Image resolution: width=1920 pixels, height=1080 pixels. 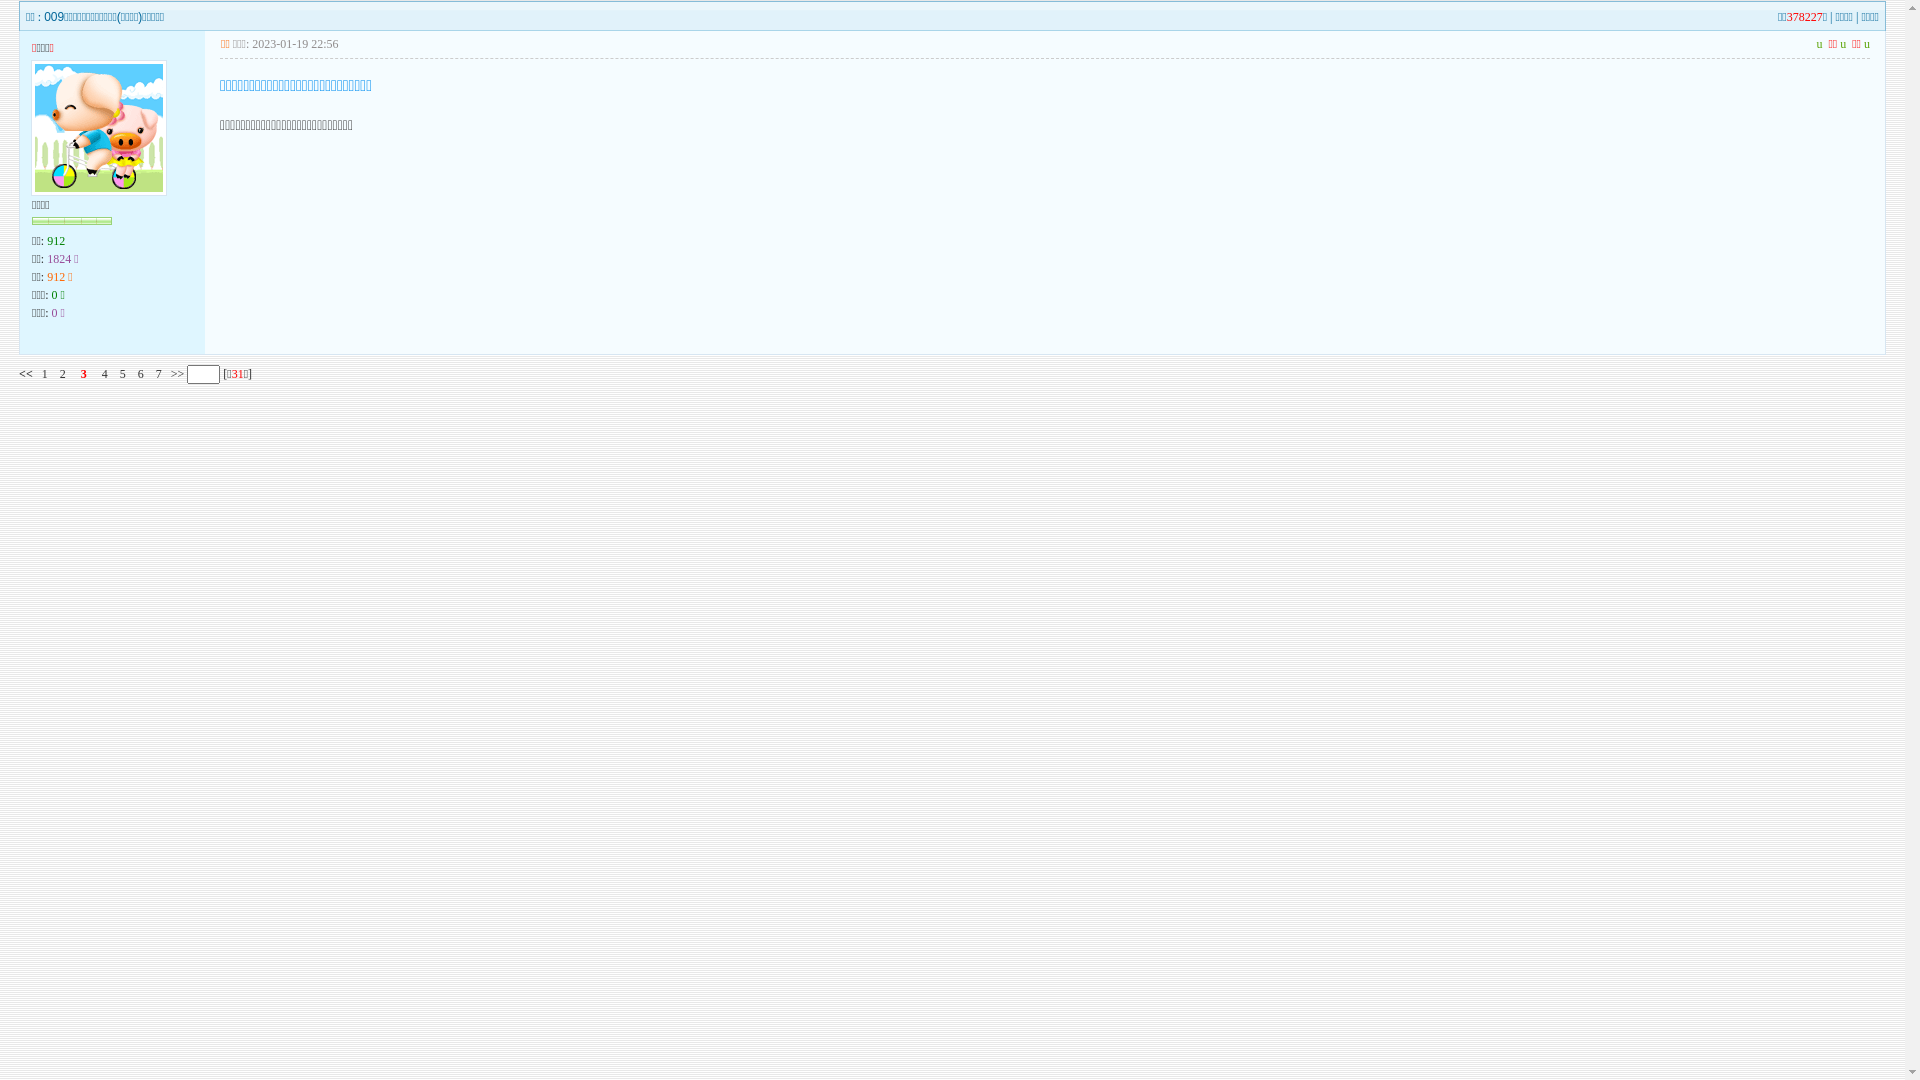 I want to click on '5', so click(x=119, y=374).